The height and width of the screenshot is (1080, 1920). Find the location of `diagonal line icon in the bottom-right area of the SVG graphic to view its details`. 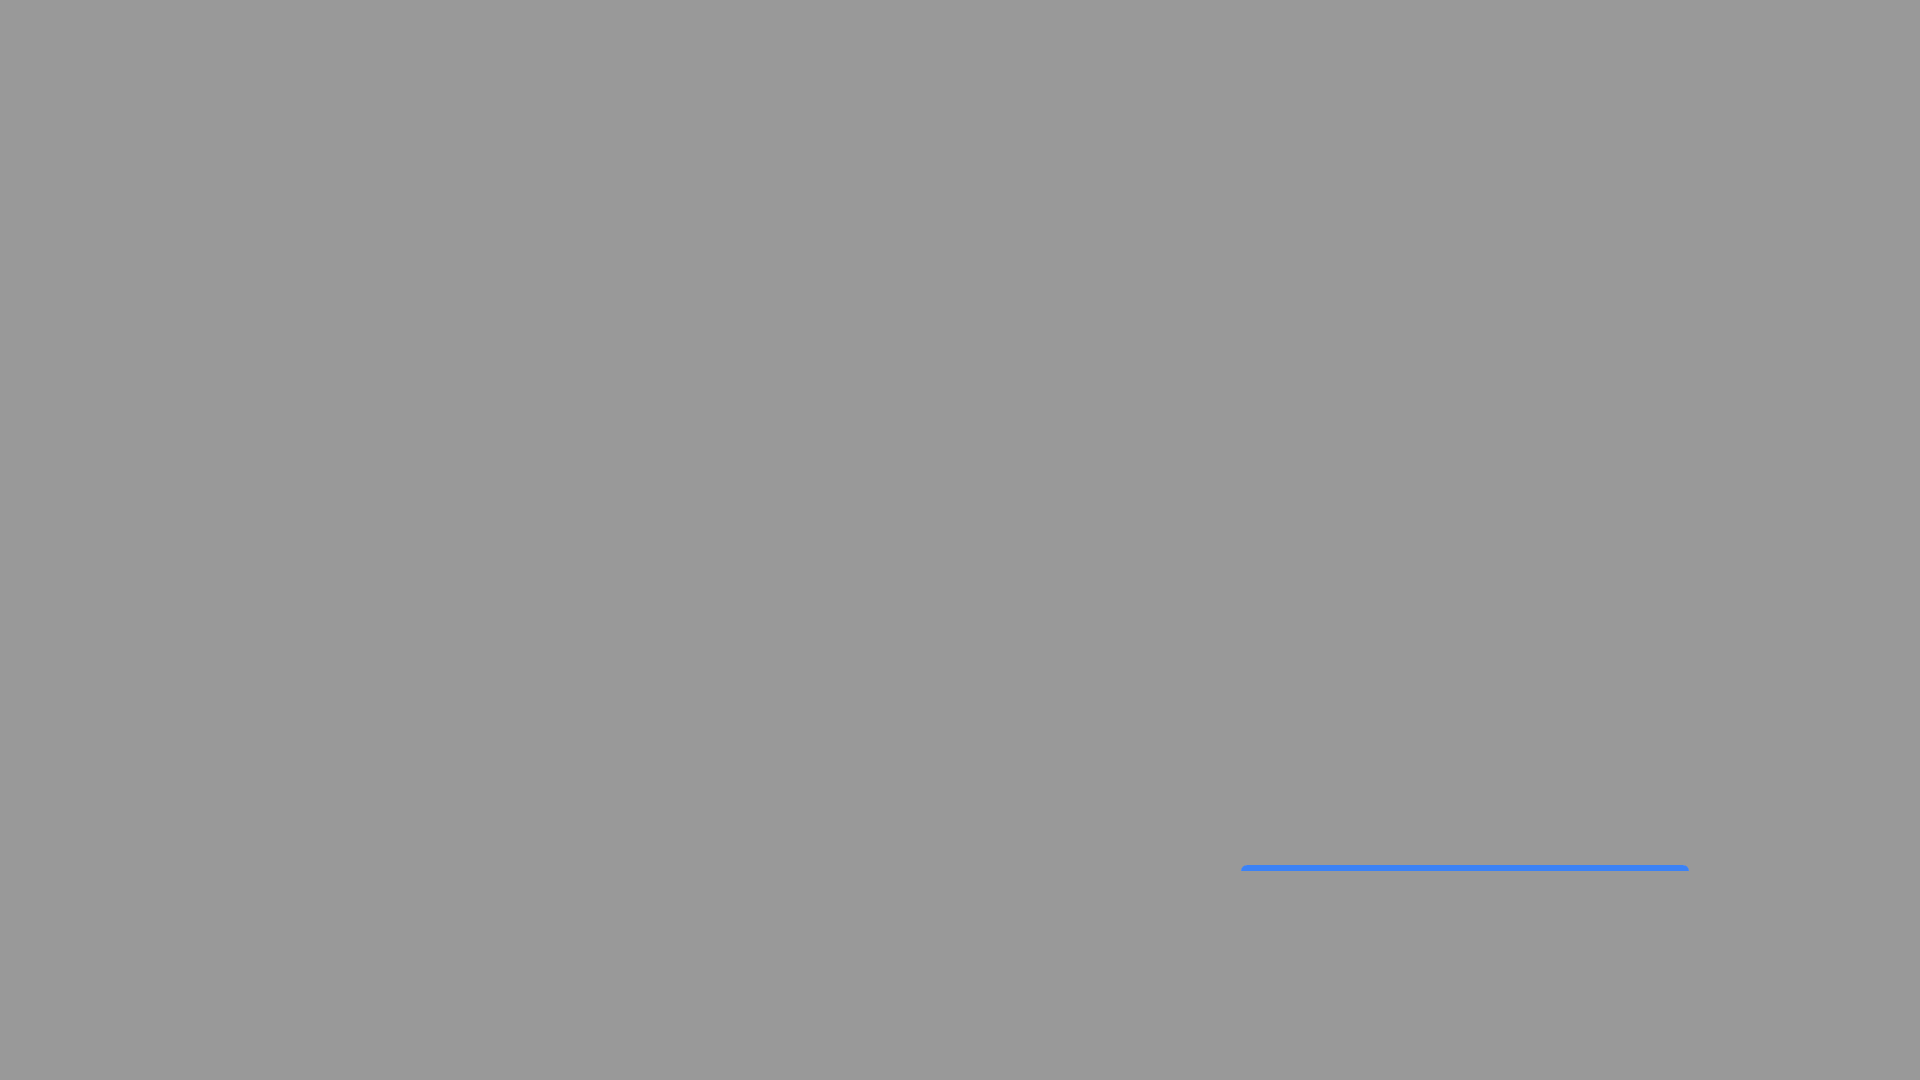

diagonal line icon in the bottom-right area of the SVG graphic to view its details is located at coordinates (1662, 893).